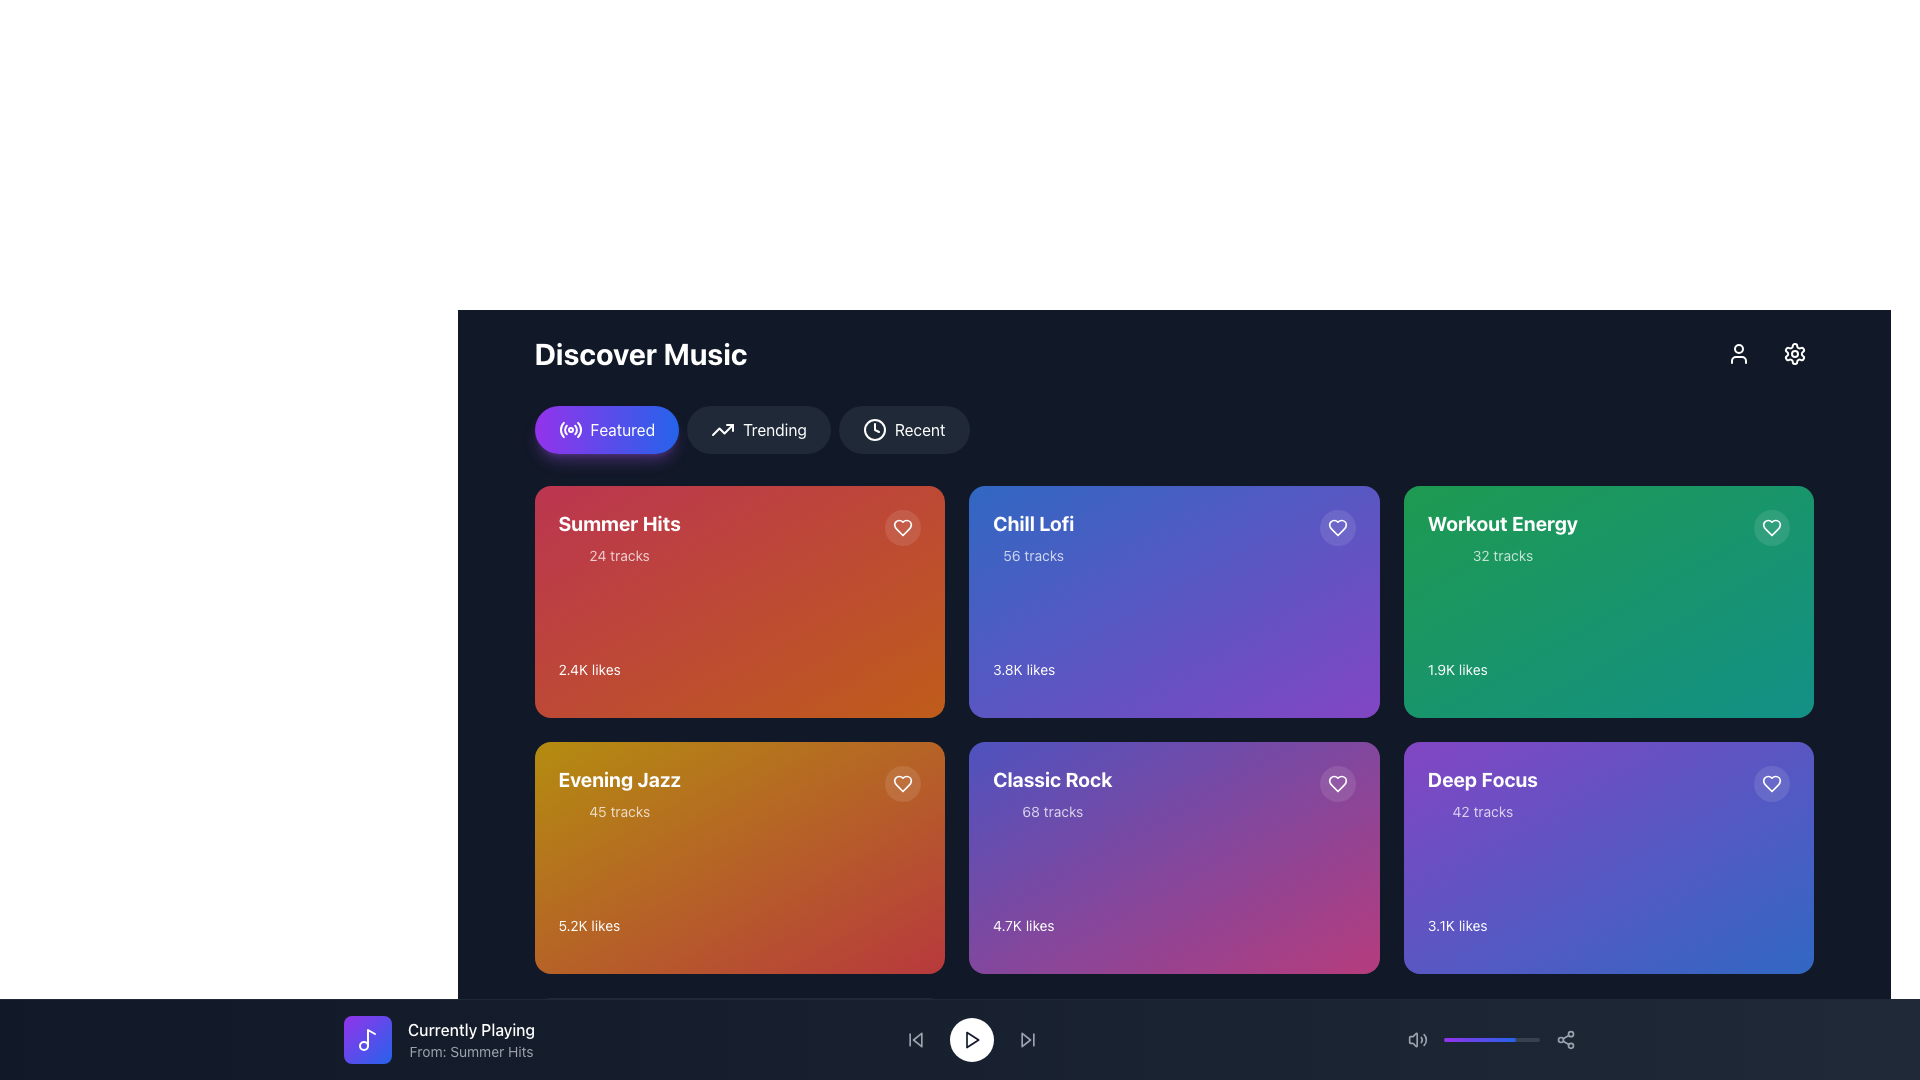 This screenshot has width=1920, height=1080. Describe the element at coordinates (1174, 793) in the screenshot. I see `the 'Classic Rock' title and '68 tracks' subtitle element, which is located in the third card of the second row in the 'Discover Music' section of the interface` at that location.